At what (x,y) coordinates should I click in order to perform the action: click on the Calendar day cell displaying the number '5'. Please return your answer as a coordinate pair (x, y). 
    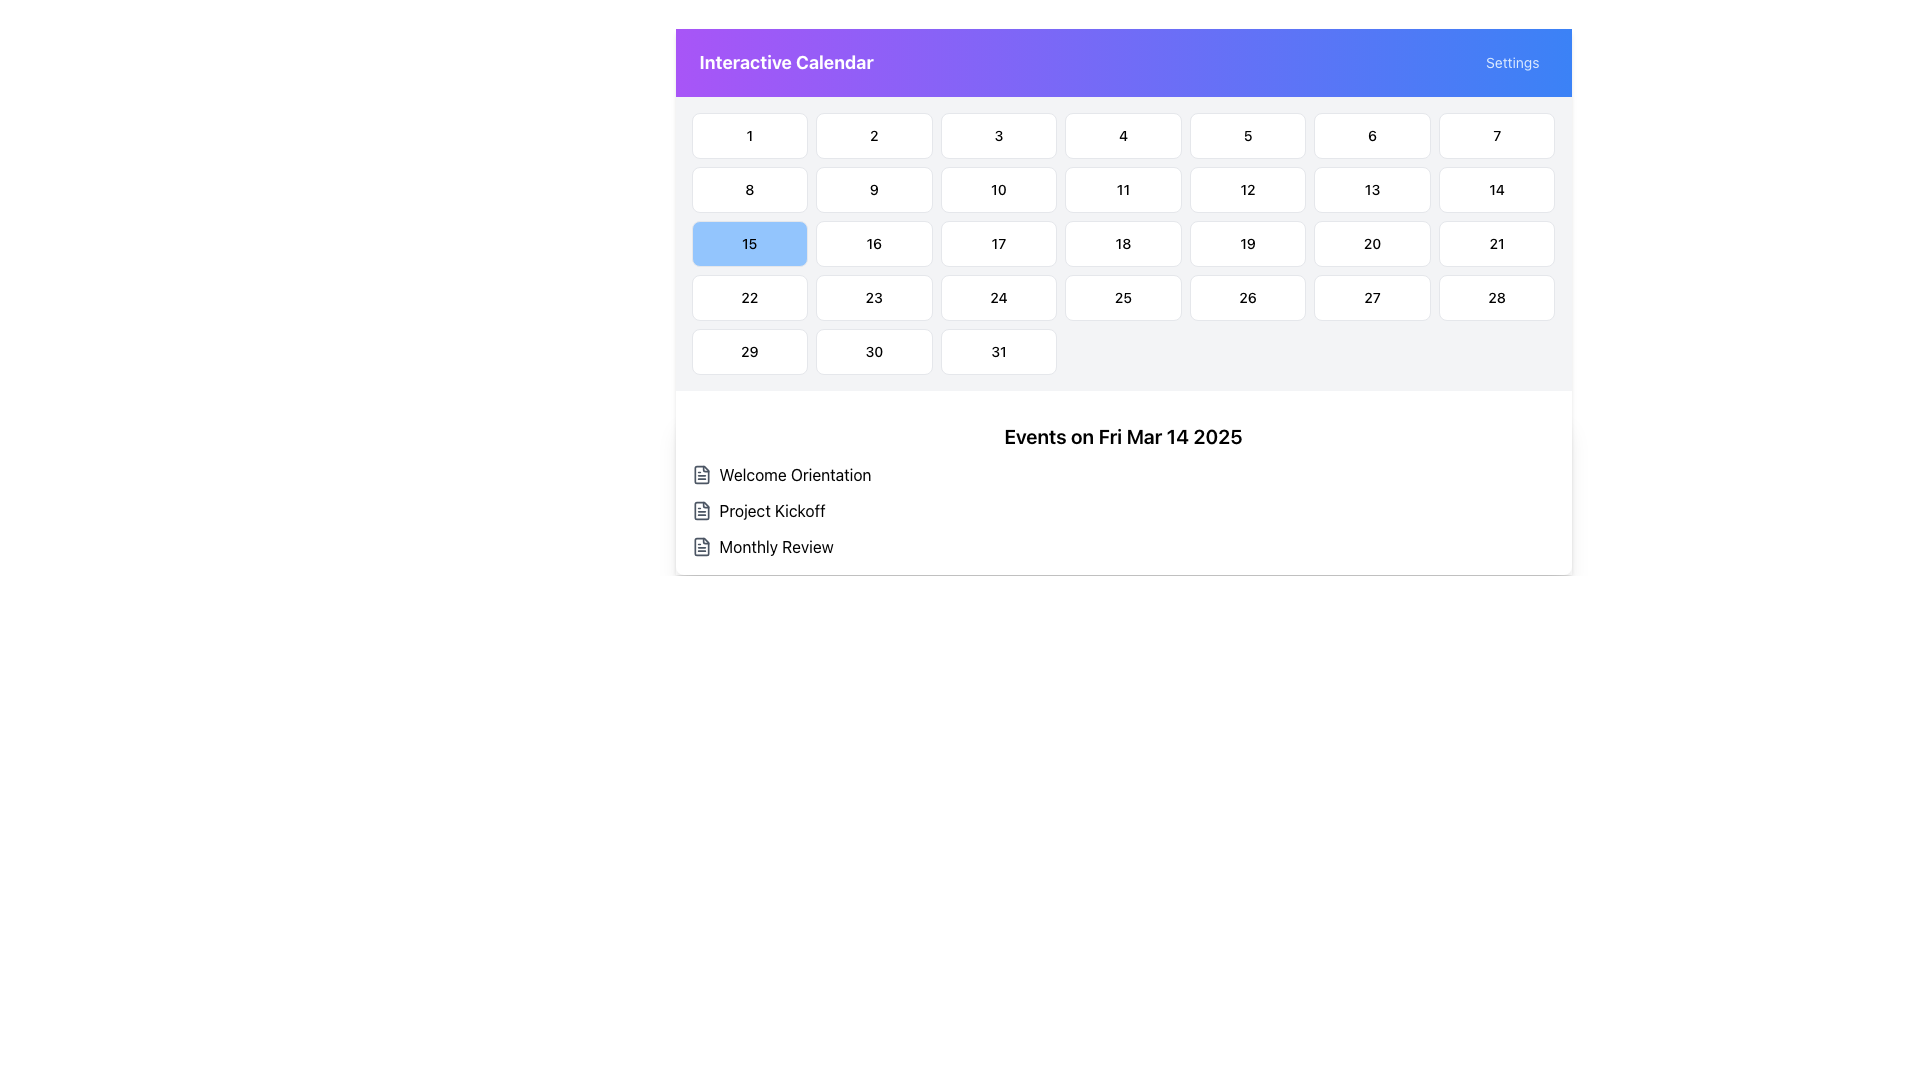
    Looking at the image, I should click on (1247, 135).